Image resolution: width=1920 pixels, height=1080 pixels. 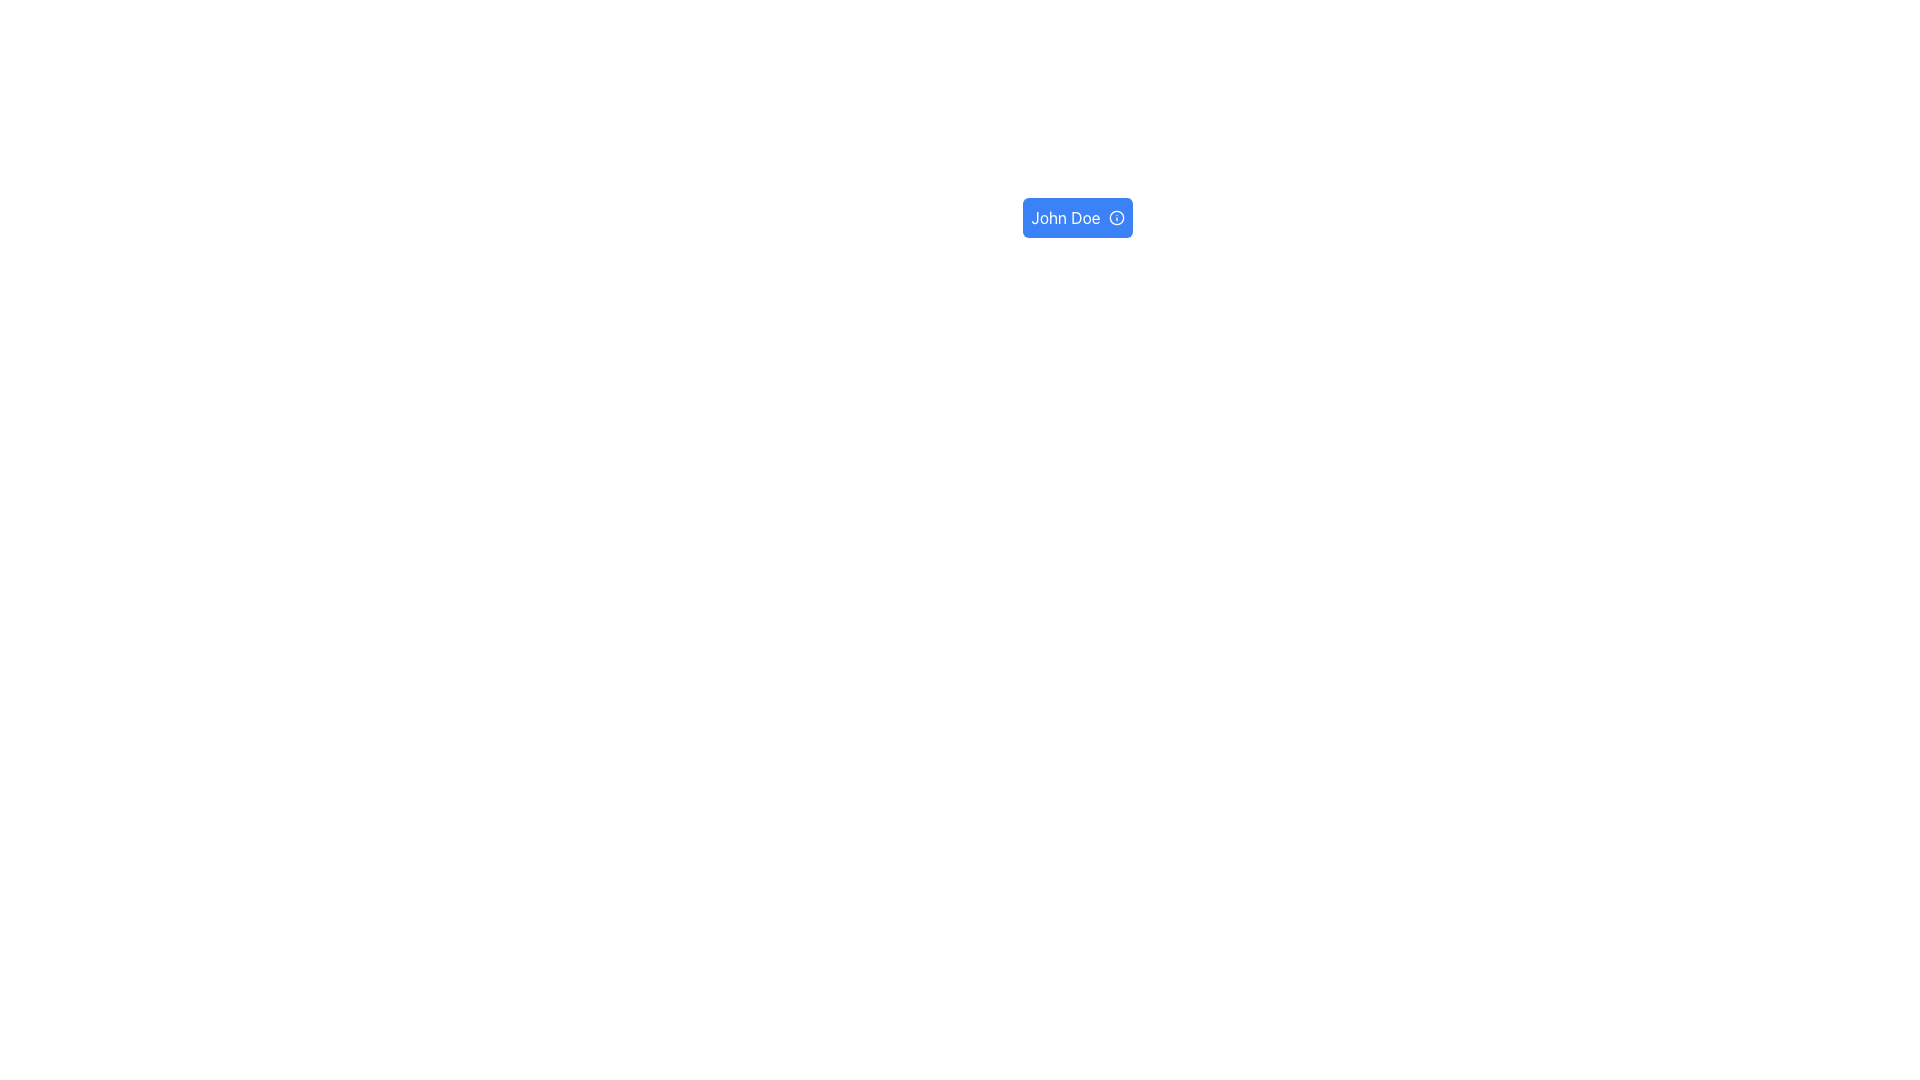 I want to click on the small circular info icon with a blue outline and a white interior, located to the right of the text label 'John Doe', so click(x=1115, y=218).